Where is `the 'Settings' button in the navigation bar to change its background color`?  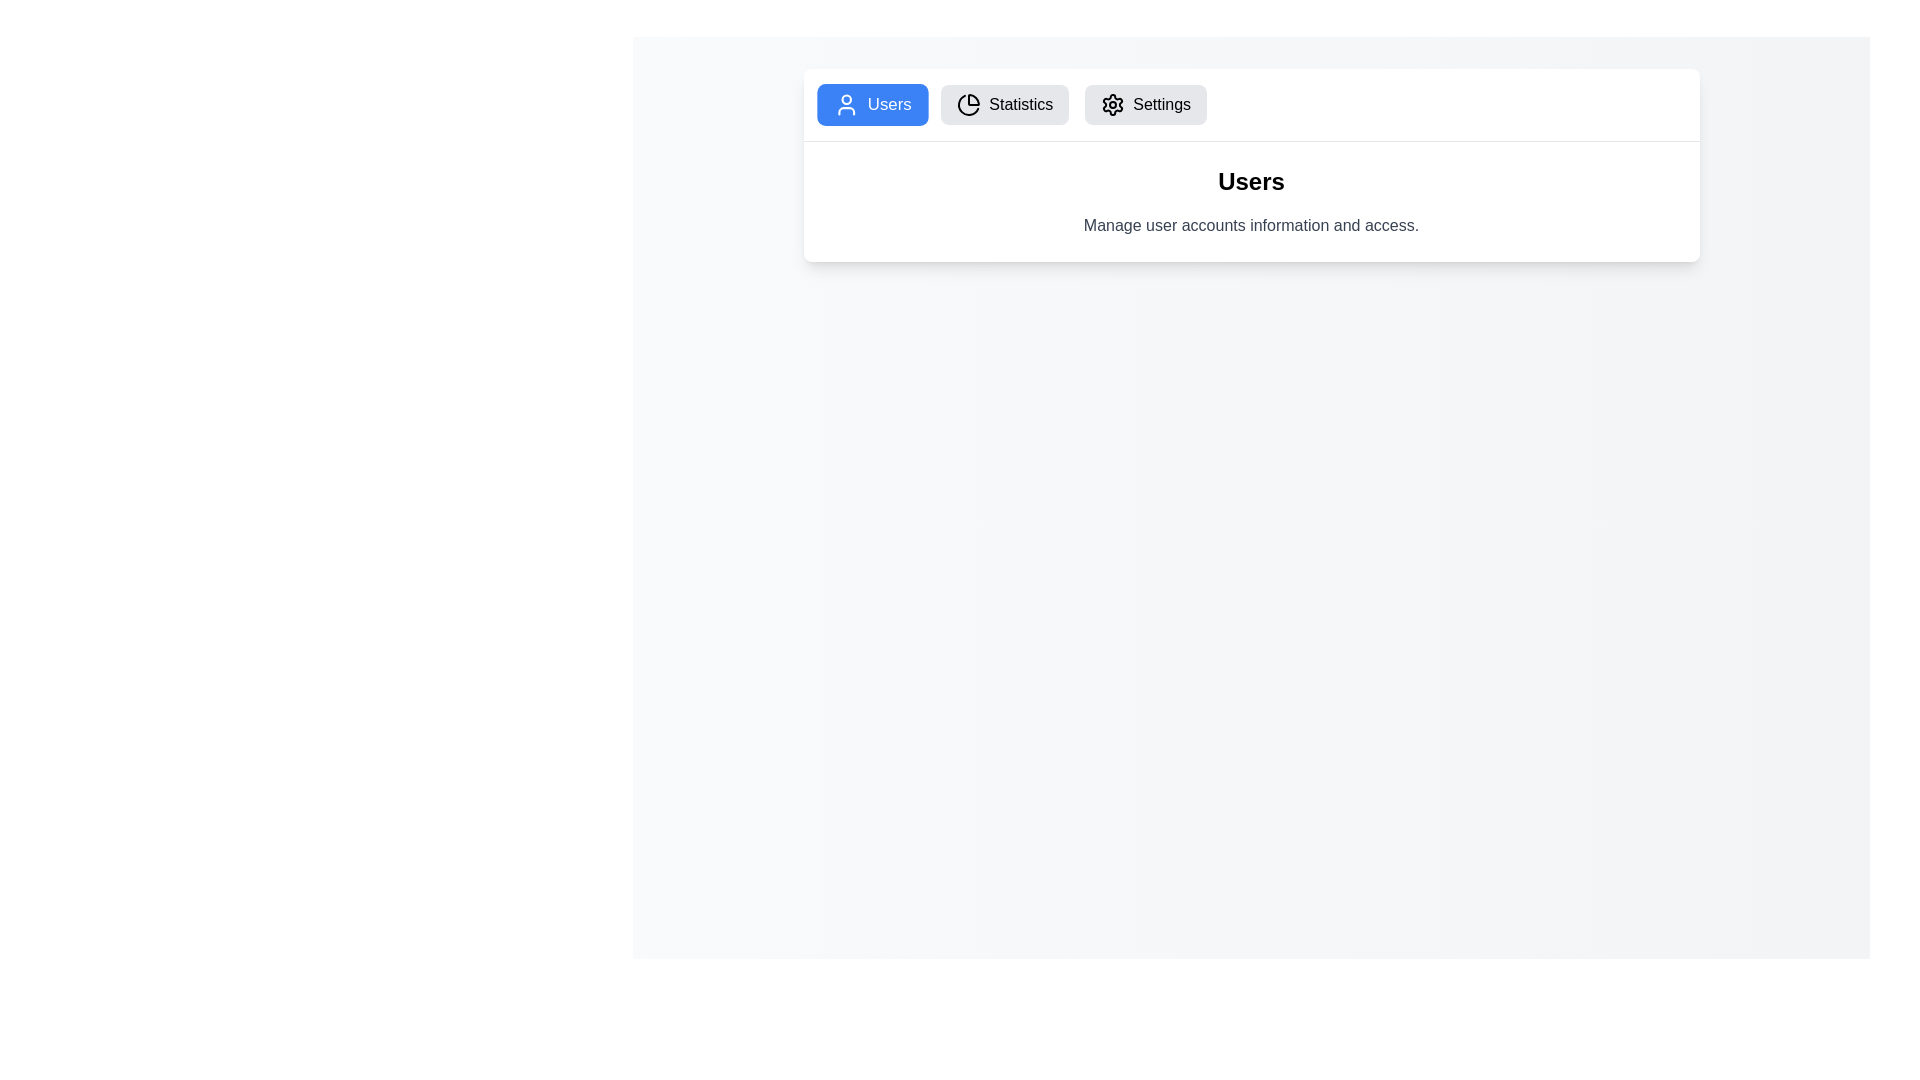 the 'Settings' button in the navigation bar to change its background color is located at coordinates (1146, 104).